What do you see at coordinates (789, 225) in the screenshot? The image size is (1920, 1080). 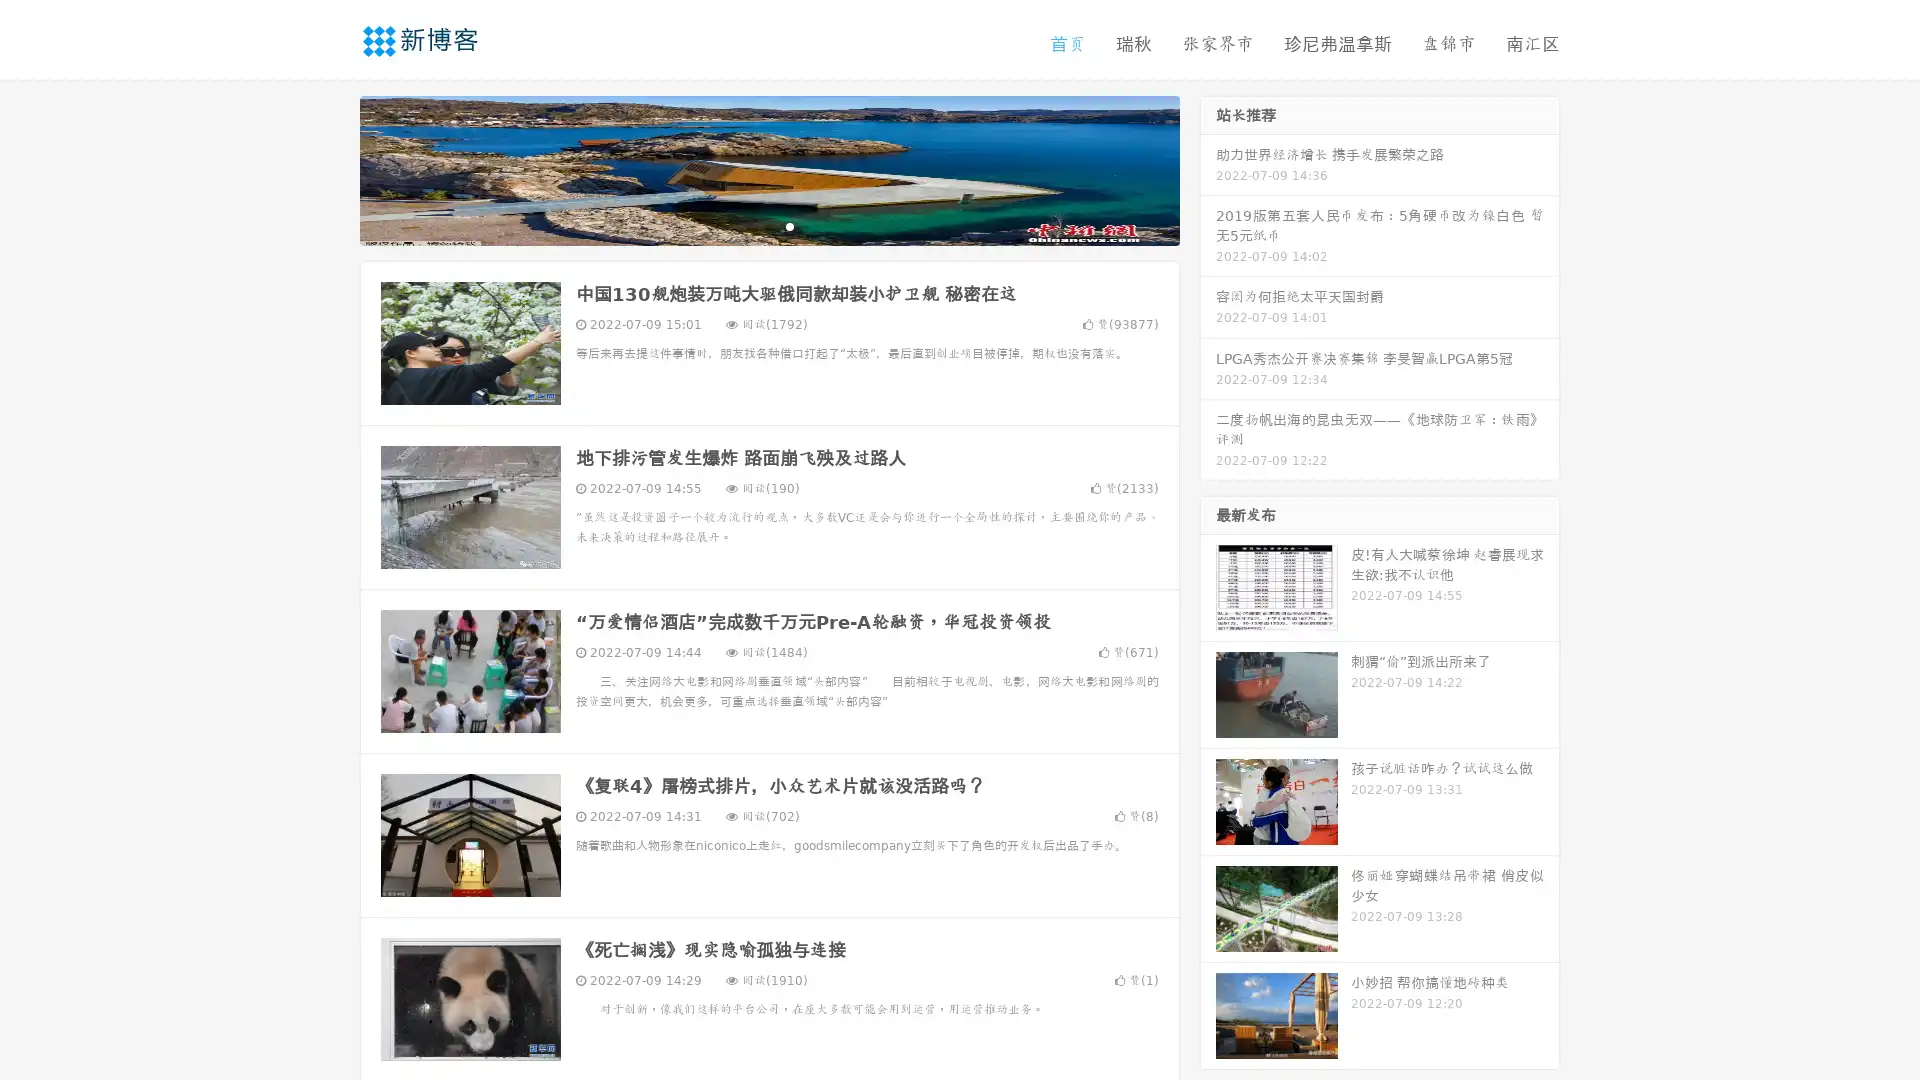 I see `Go to slide 3` at bounding box center [789, 225].